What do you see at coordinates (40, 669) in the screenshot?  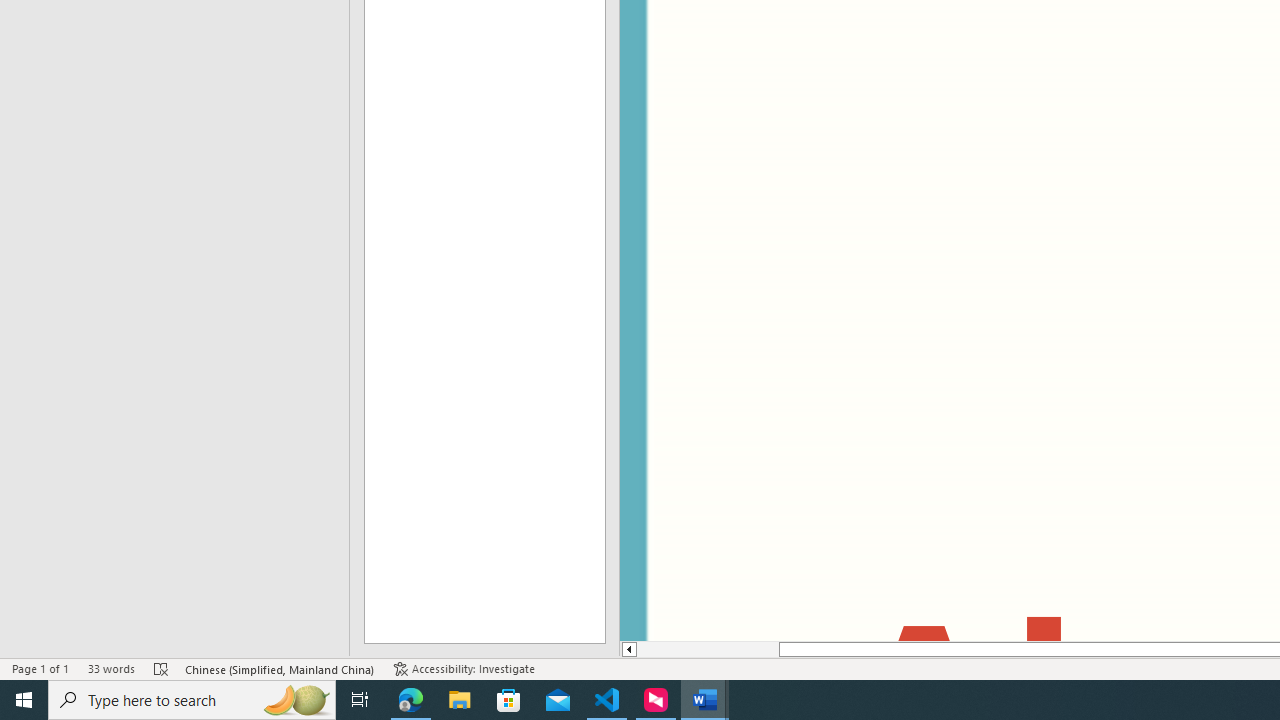 I see `'Page Number Page 1 of 1'` at bounding box center [40, 669].